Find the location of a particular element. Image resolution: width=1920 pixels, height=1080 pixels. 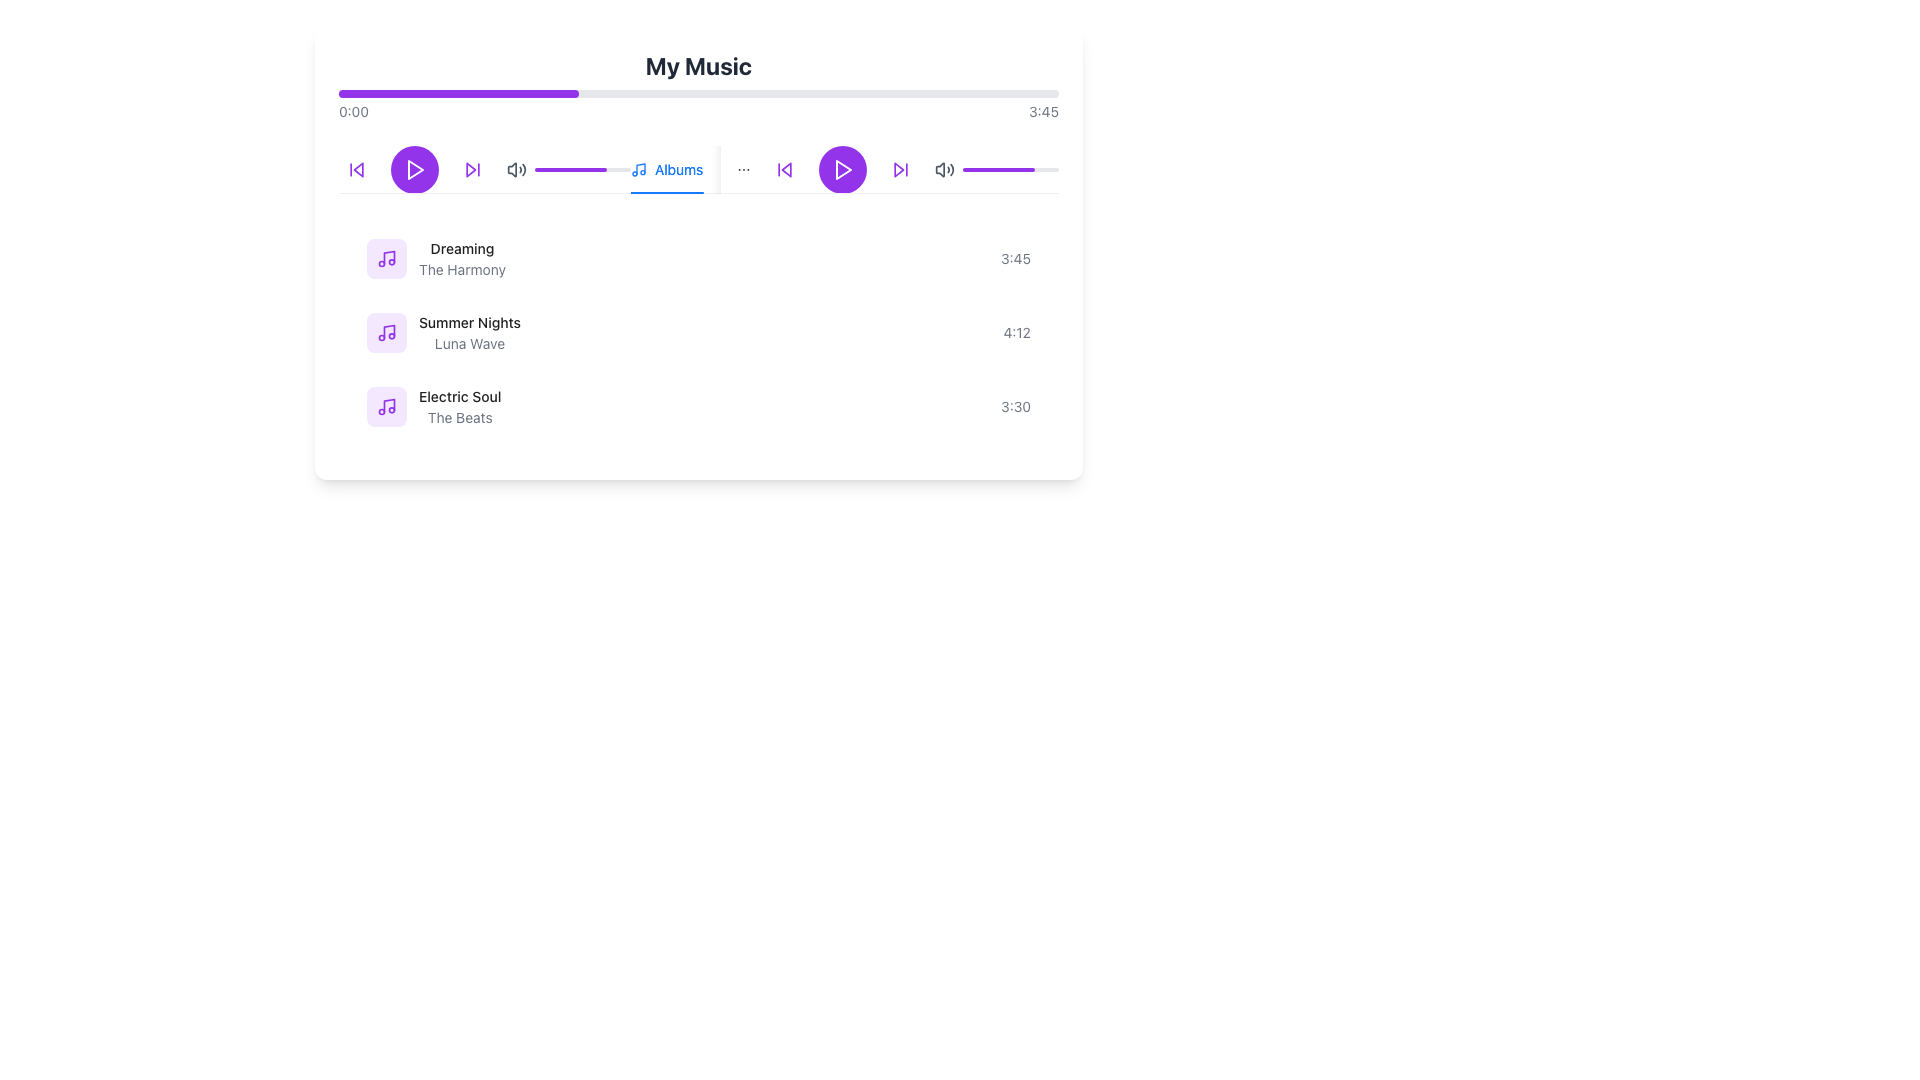

volume is located at coordinates (1055, 168).